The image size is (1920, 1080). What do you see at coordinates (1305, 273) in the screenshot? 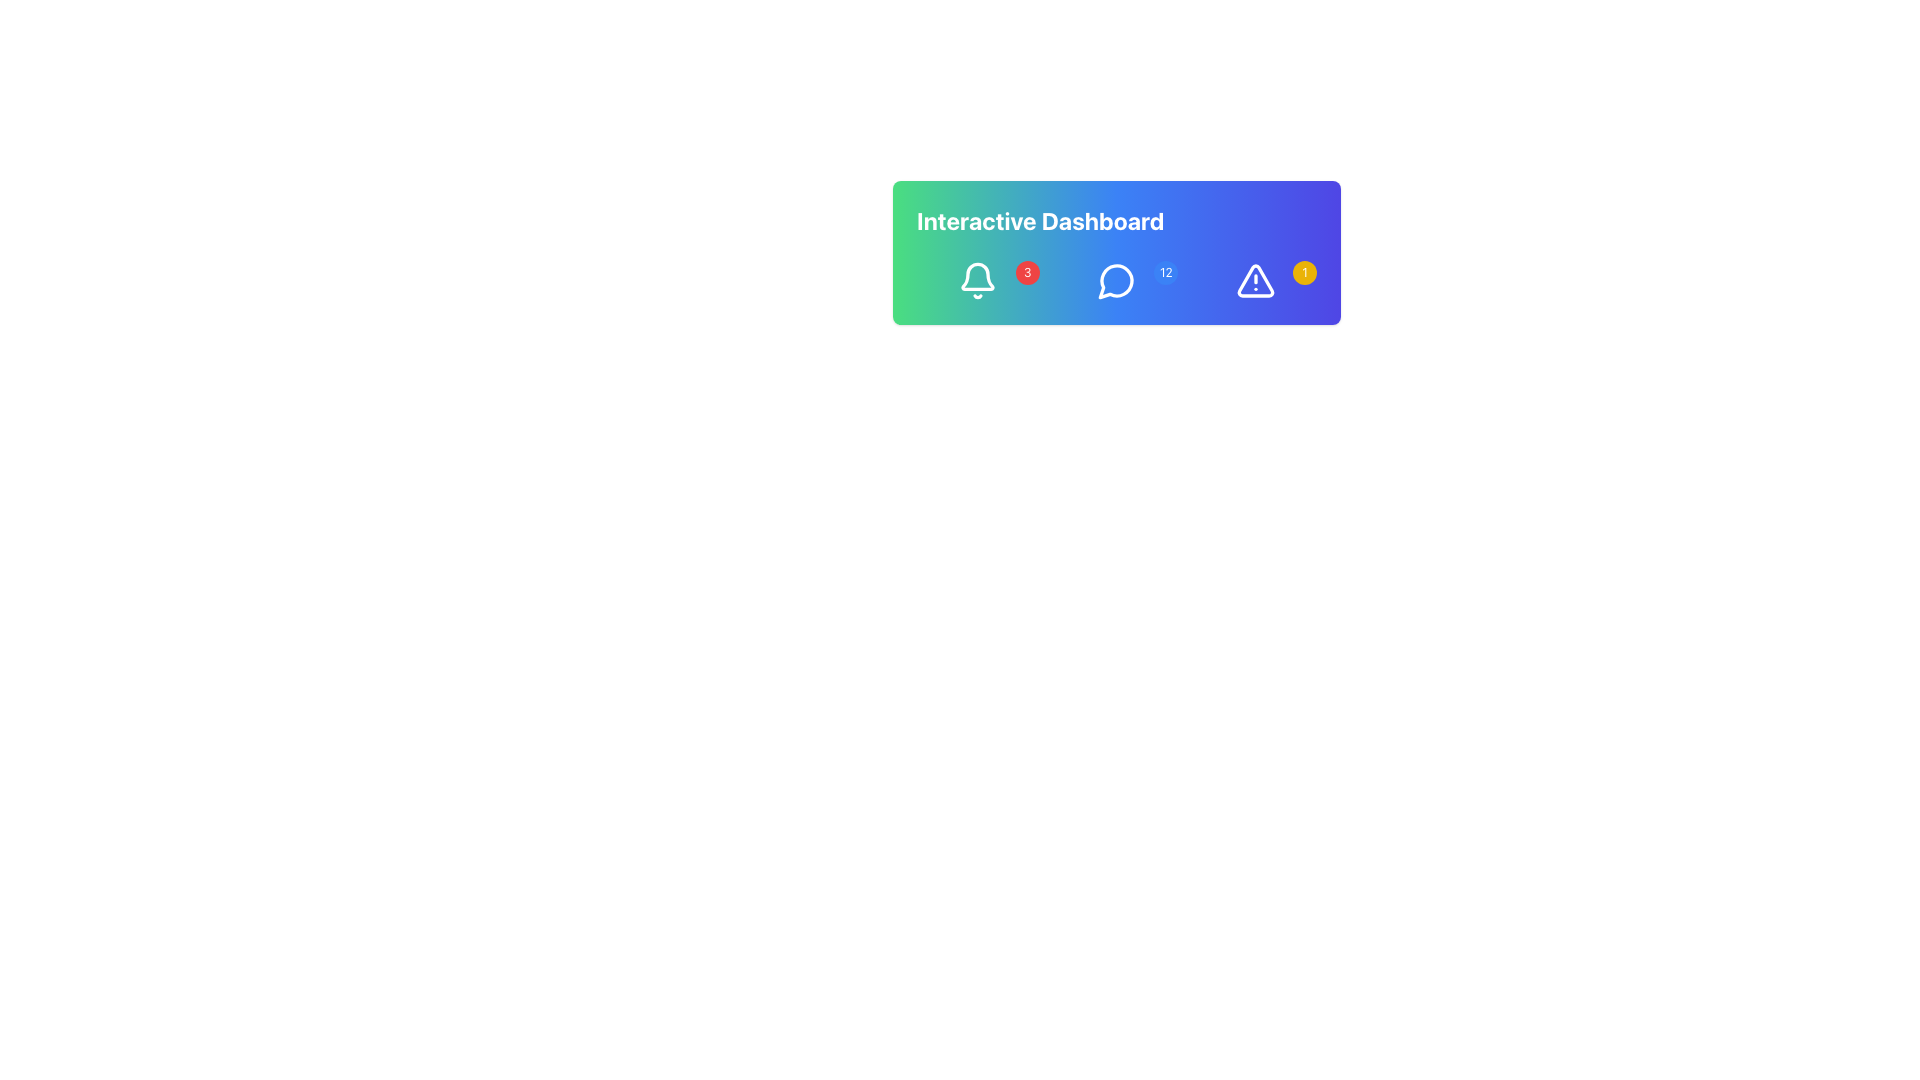
I see `the small circular badge with a yellow background and the number '1' in white font located at the top-right corner of the warning sign icon` at bounding box center [1305, 273].